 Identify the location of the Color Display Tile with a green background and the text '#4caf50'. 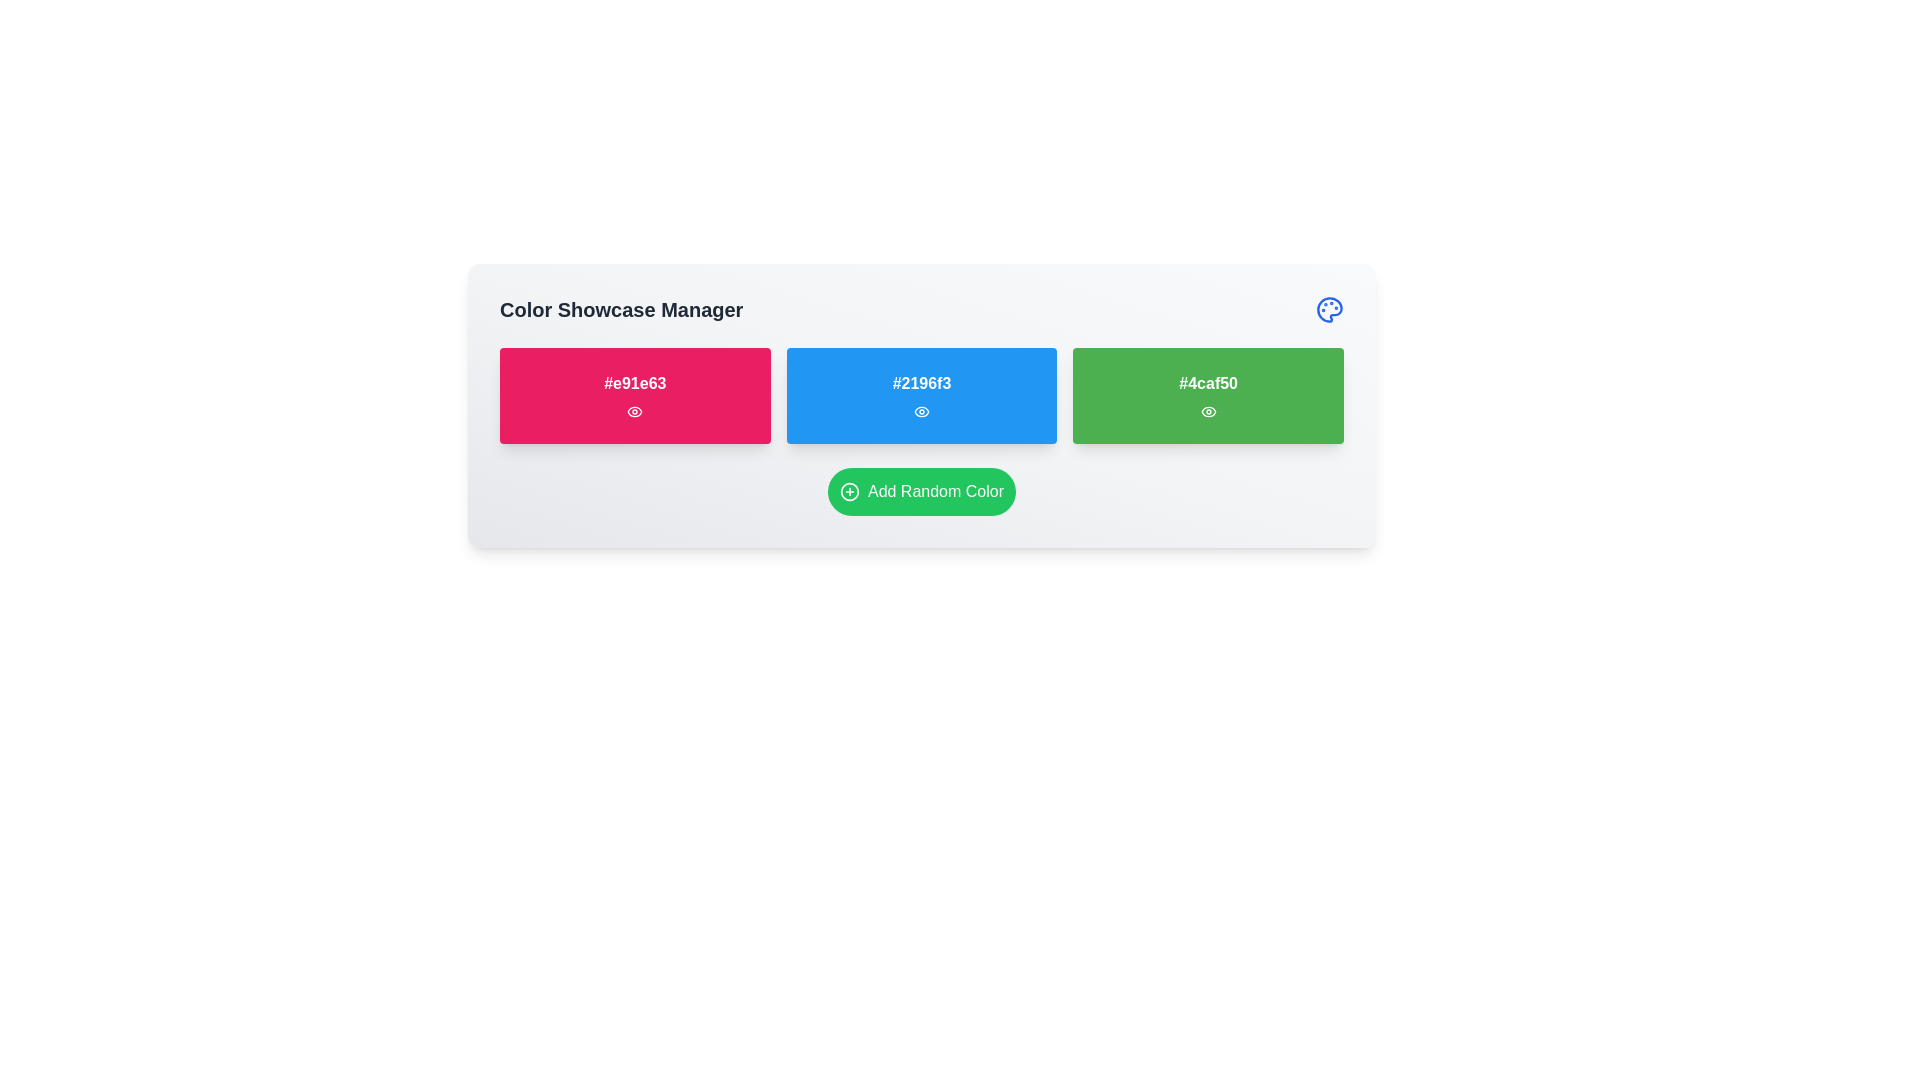
(1207, 396).